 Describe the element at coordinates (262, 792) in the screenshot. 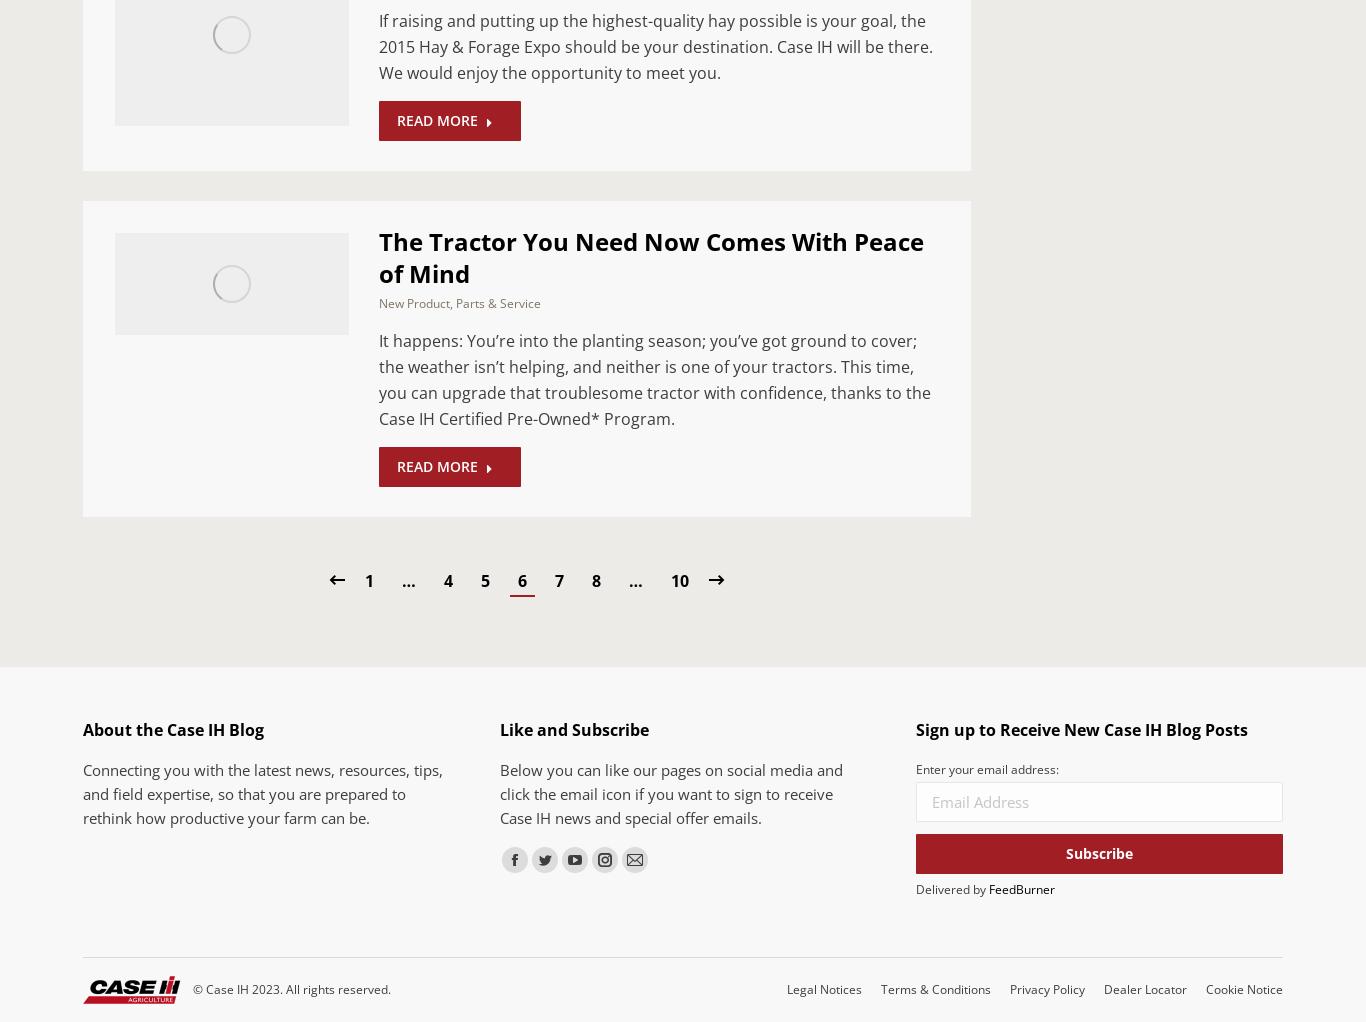

I see `'Connecting you with the latest news, resources, tips, and field expertise, so that you are prepared to rethink how productive your farm can be.'` at that location.